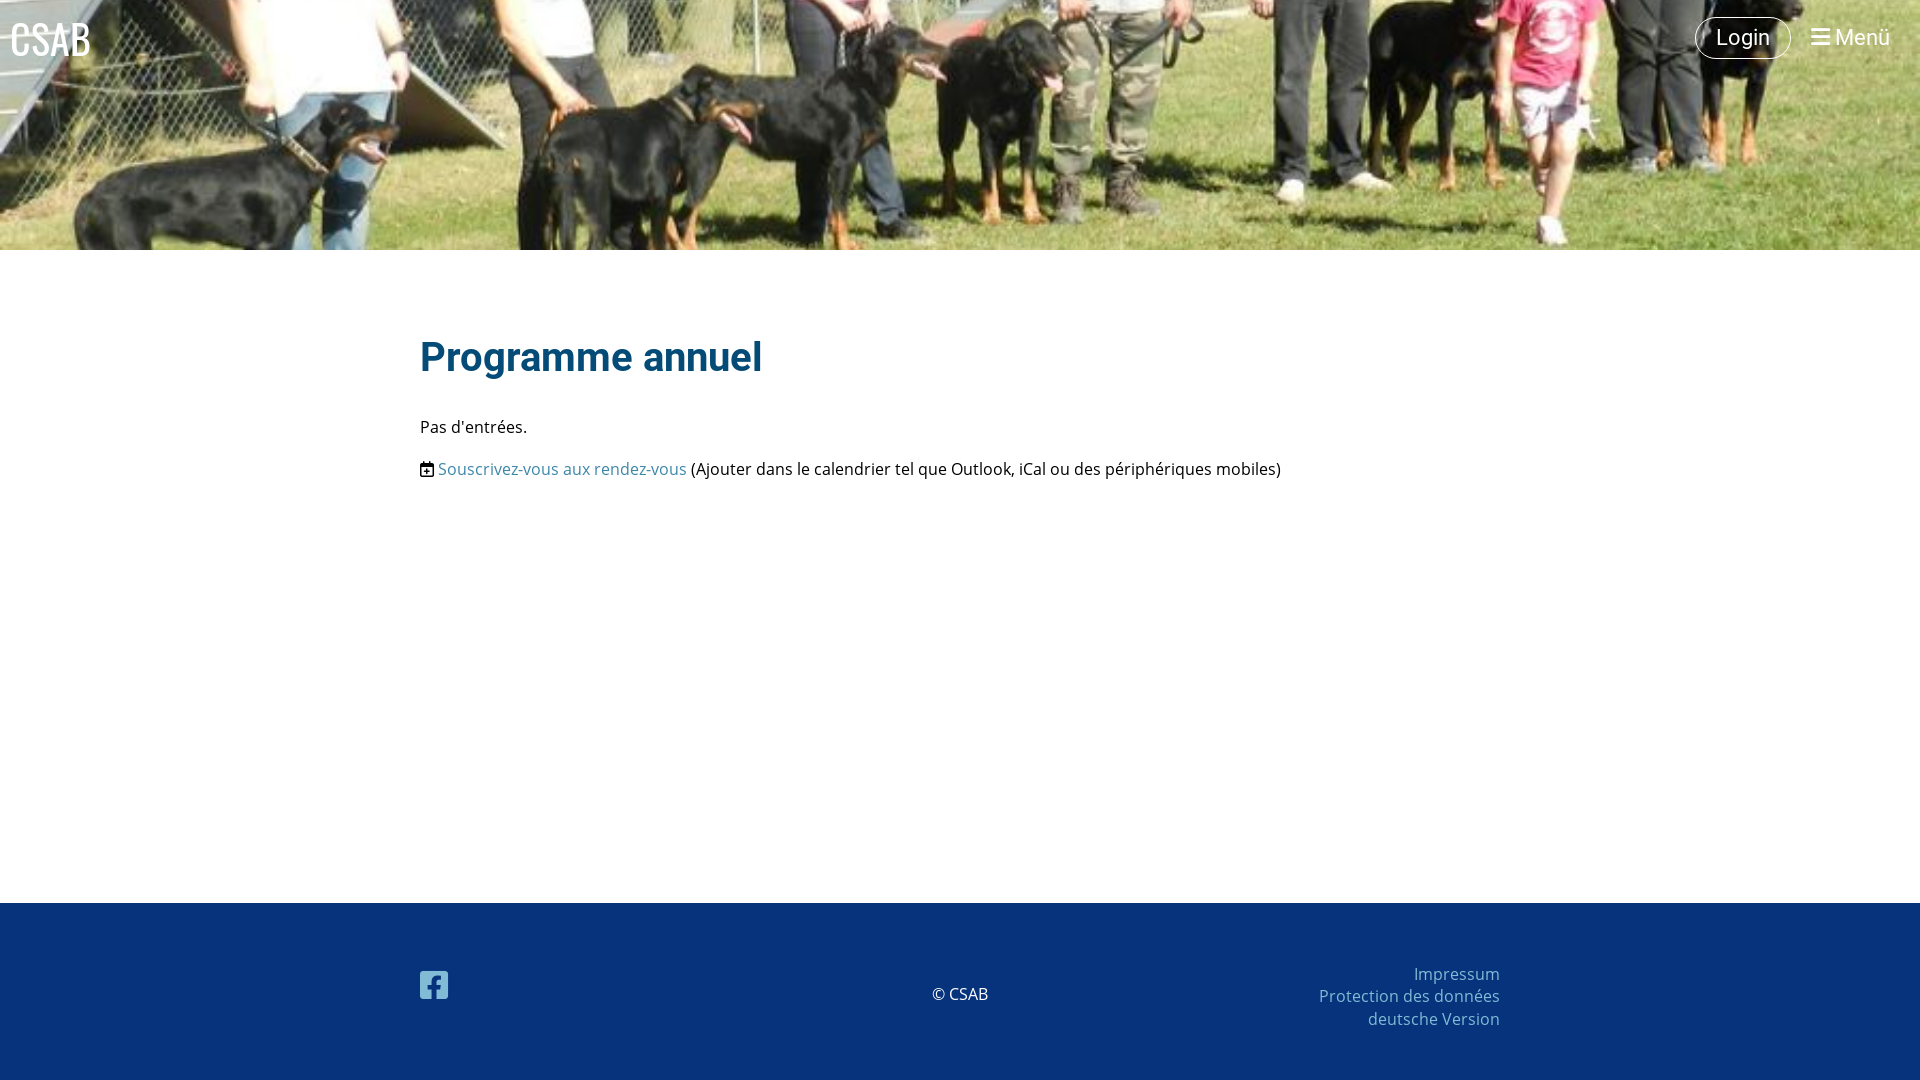 The width and height of the screenshot is (1920, 1080). Describe the element at coordinates (50, 38) in the screenshot. I see `'CSAB'` at that location.